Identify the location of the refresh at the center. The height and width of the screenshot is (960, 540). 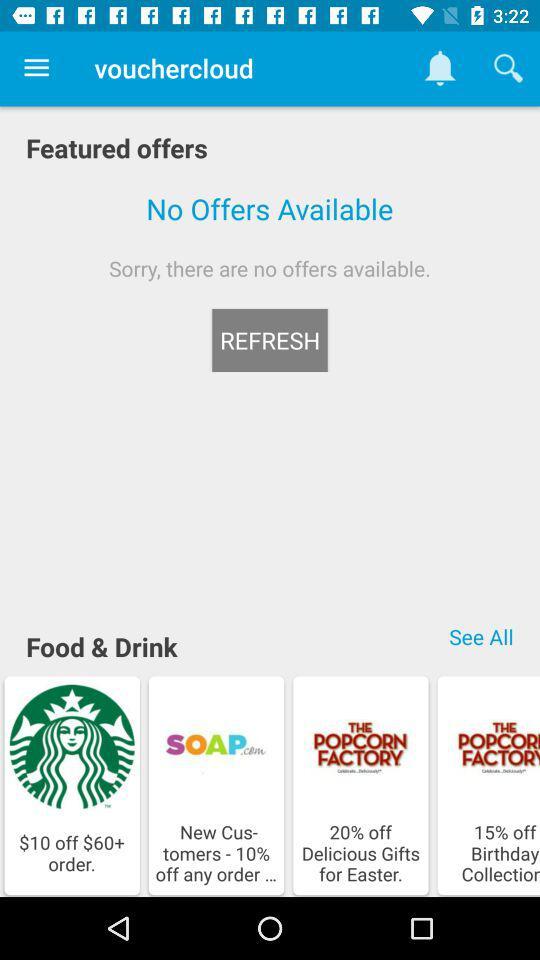
(270, 340).